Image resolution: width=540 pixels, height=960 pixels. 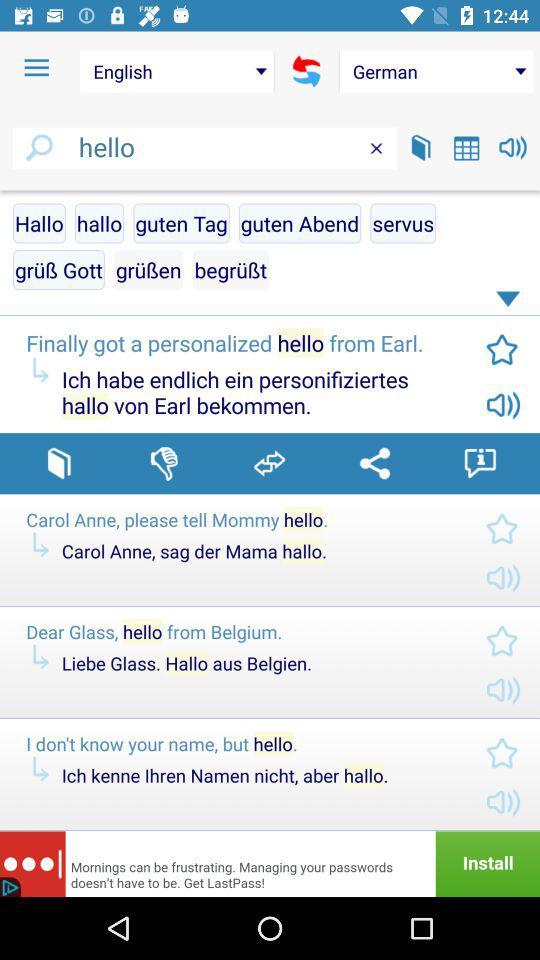 What do you see at coordinates (163, 463) in the screenshot?
I see `react i do n't like it` at bounding box center [163, 463].